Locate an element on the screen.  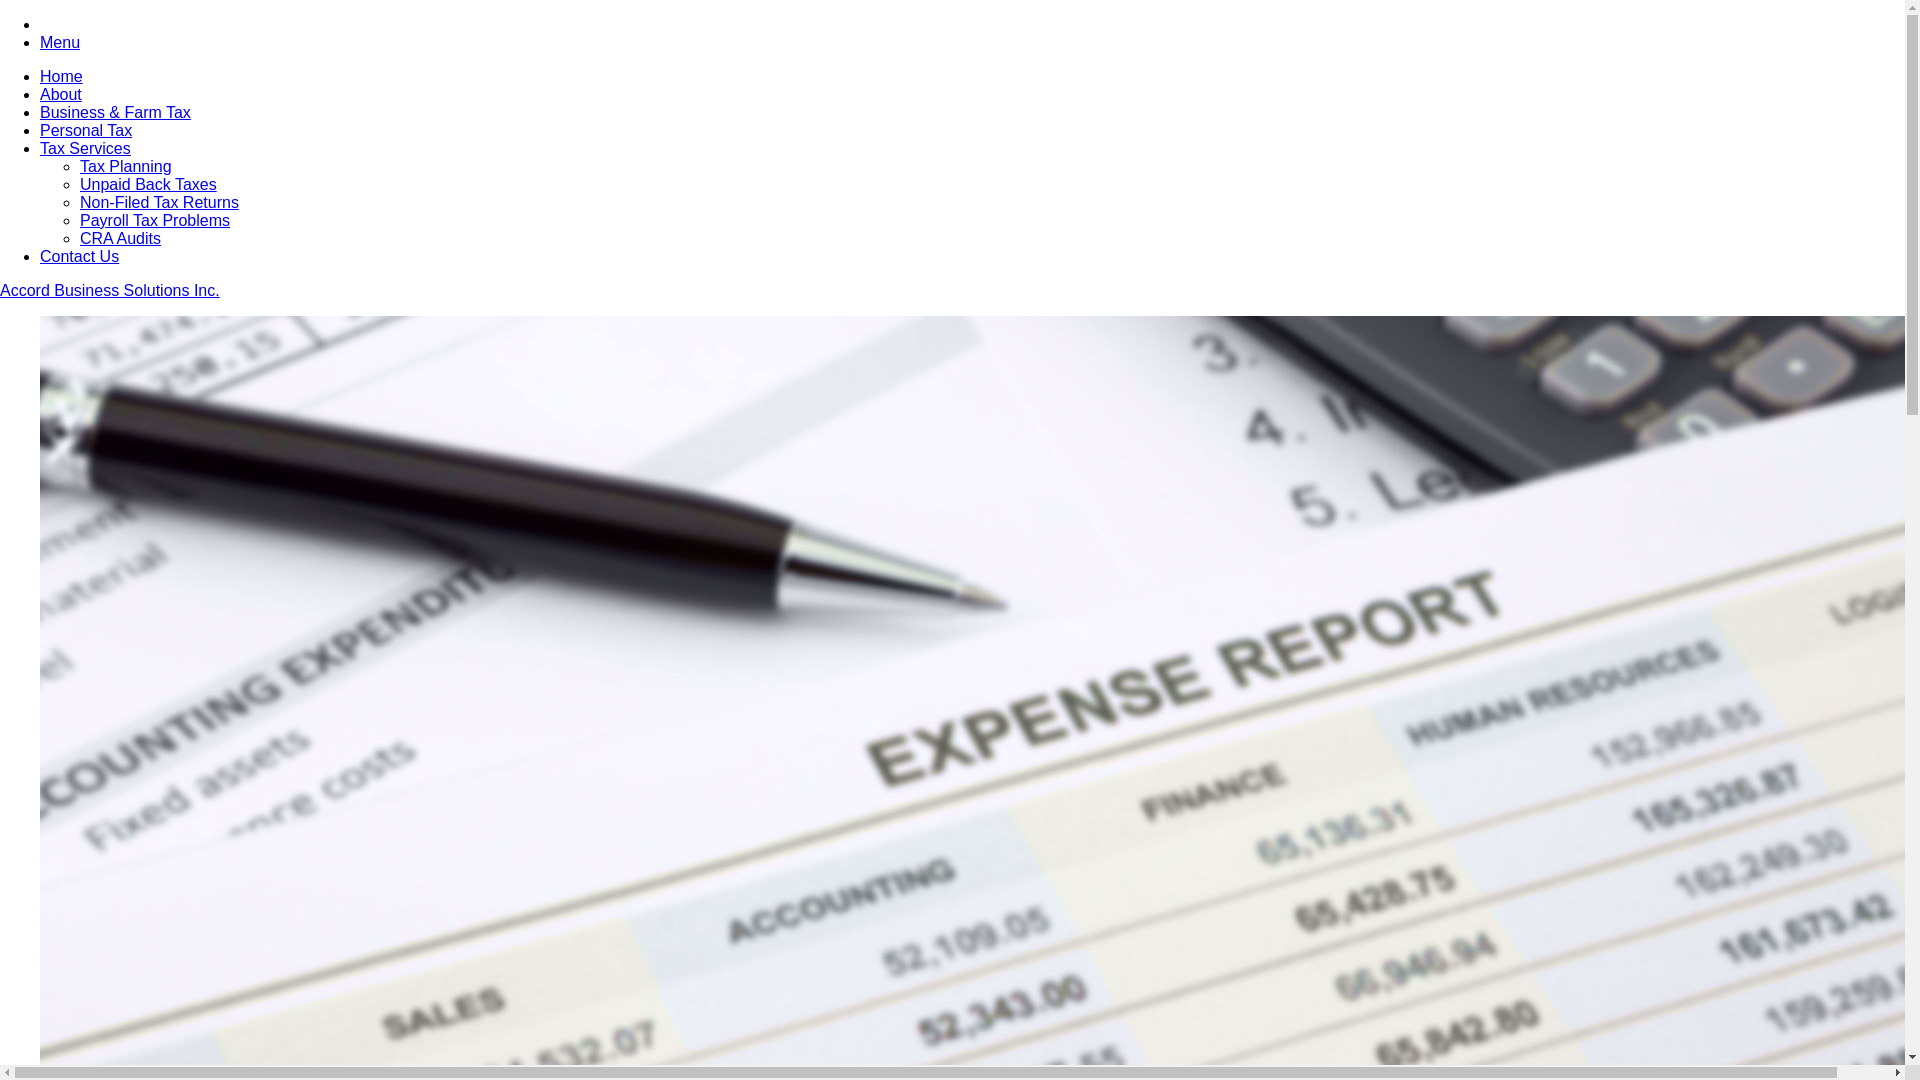
'Menu' is located at coordinates (59, 42).